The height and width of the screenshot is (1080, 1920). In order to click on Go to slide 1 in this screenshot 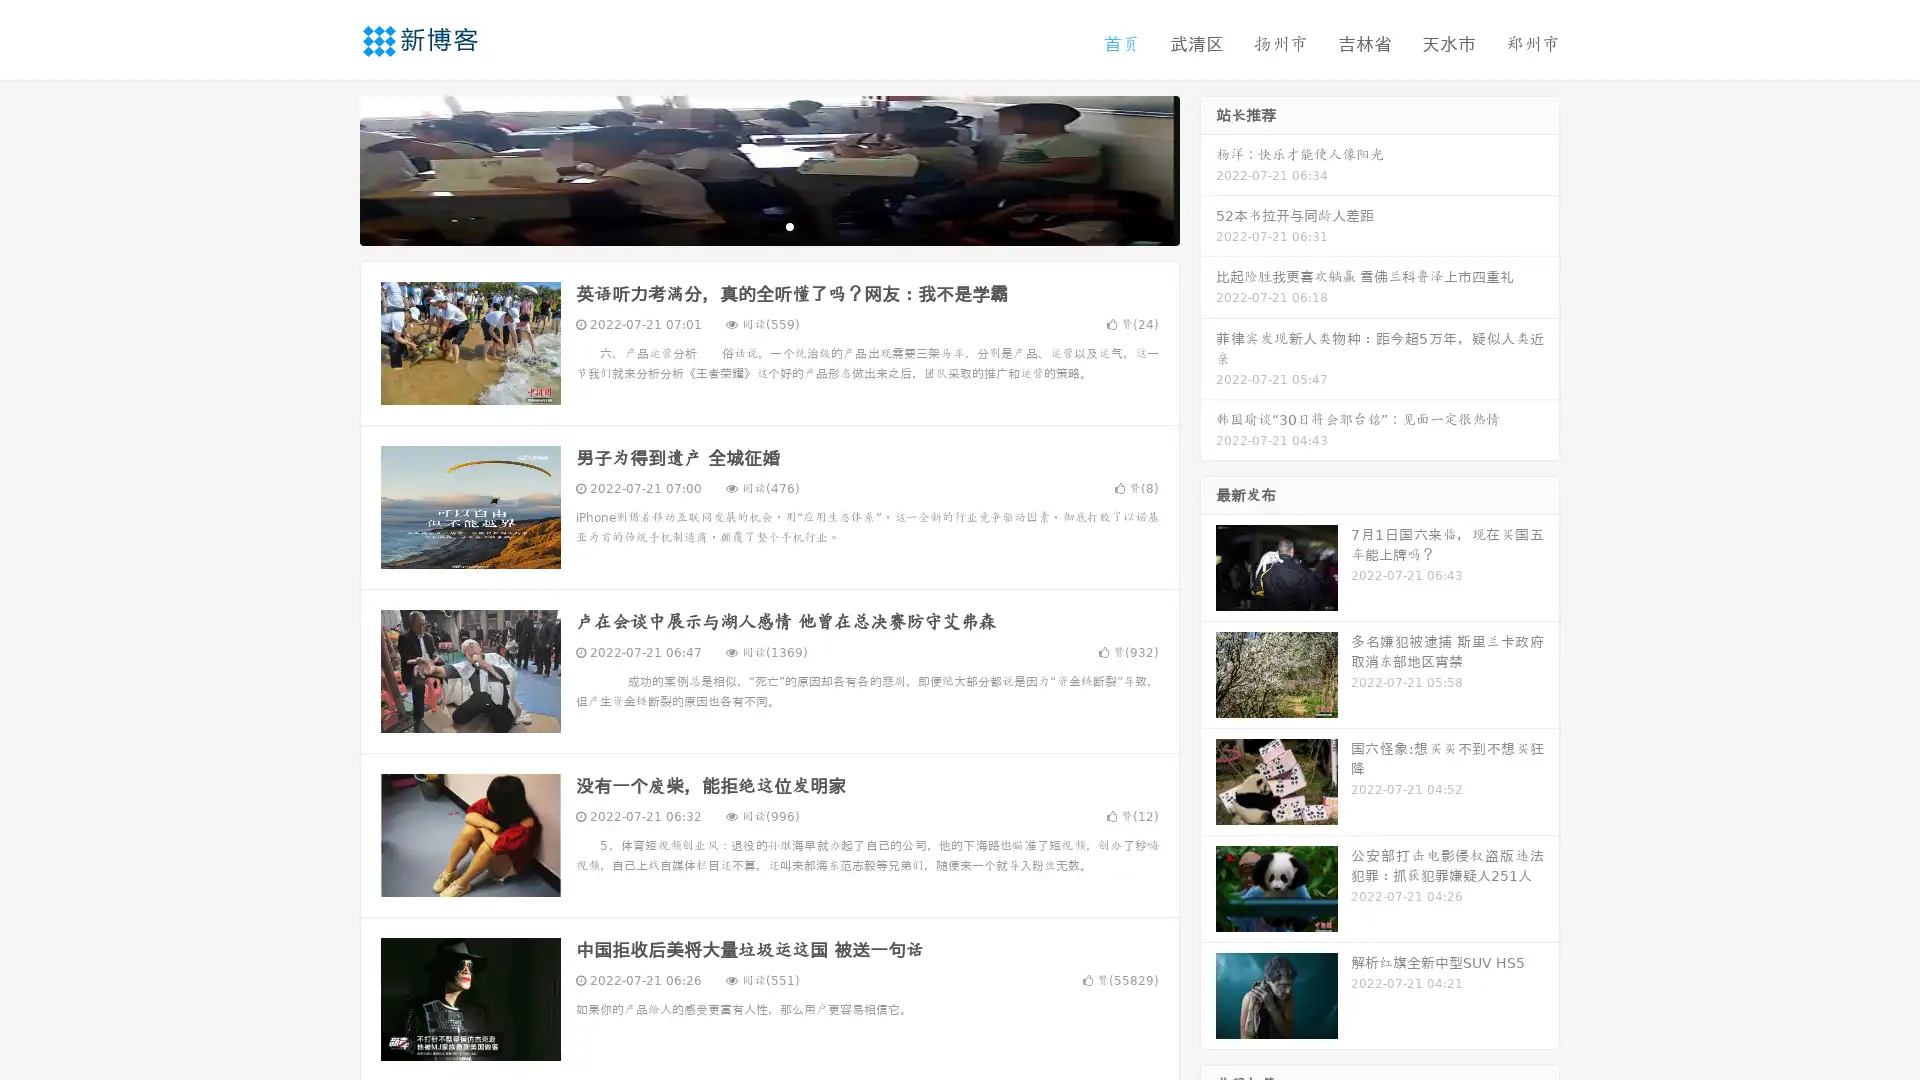, I will do `click(748, 225)`.